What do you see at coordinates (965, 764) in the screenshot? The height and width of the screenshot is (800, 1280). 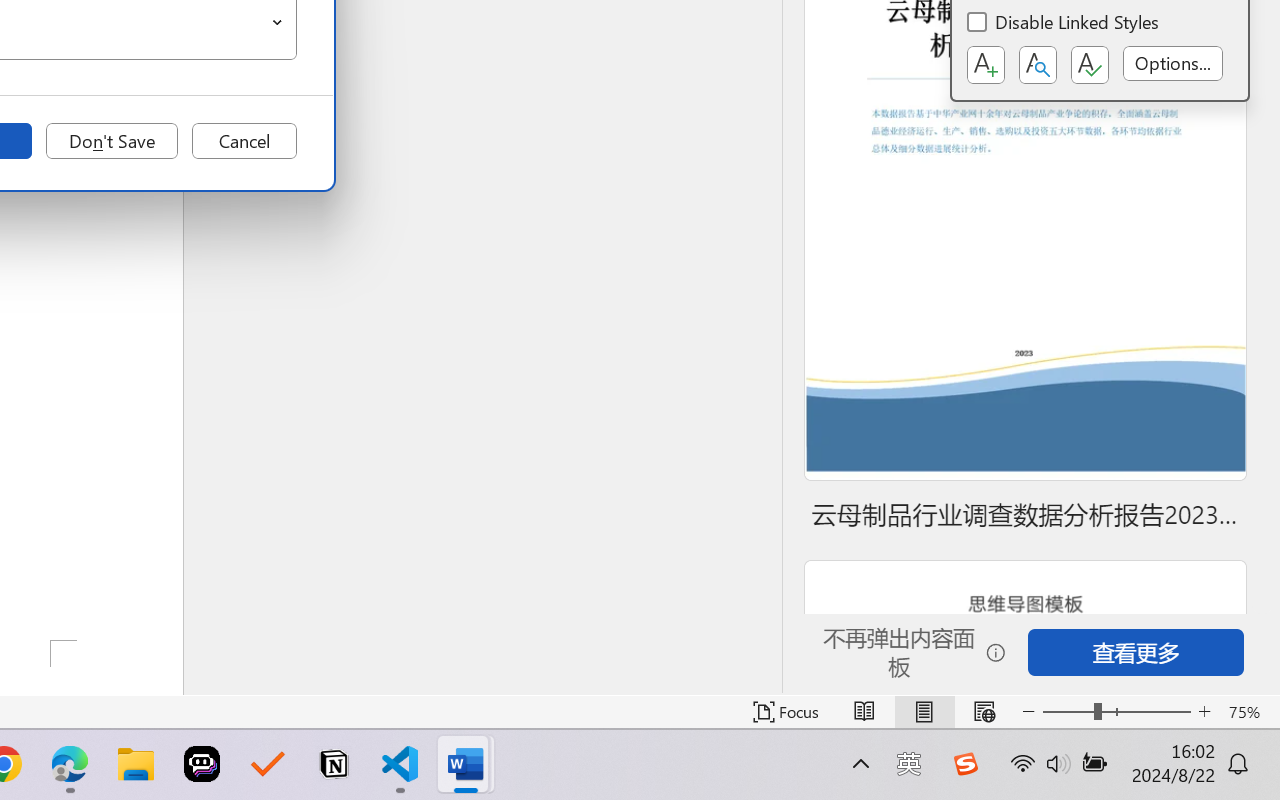 I see `'Class: Image'` at bounding box center [965, 764].